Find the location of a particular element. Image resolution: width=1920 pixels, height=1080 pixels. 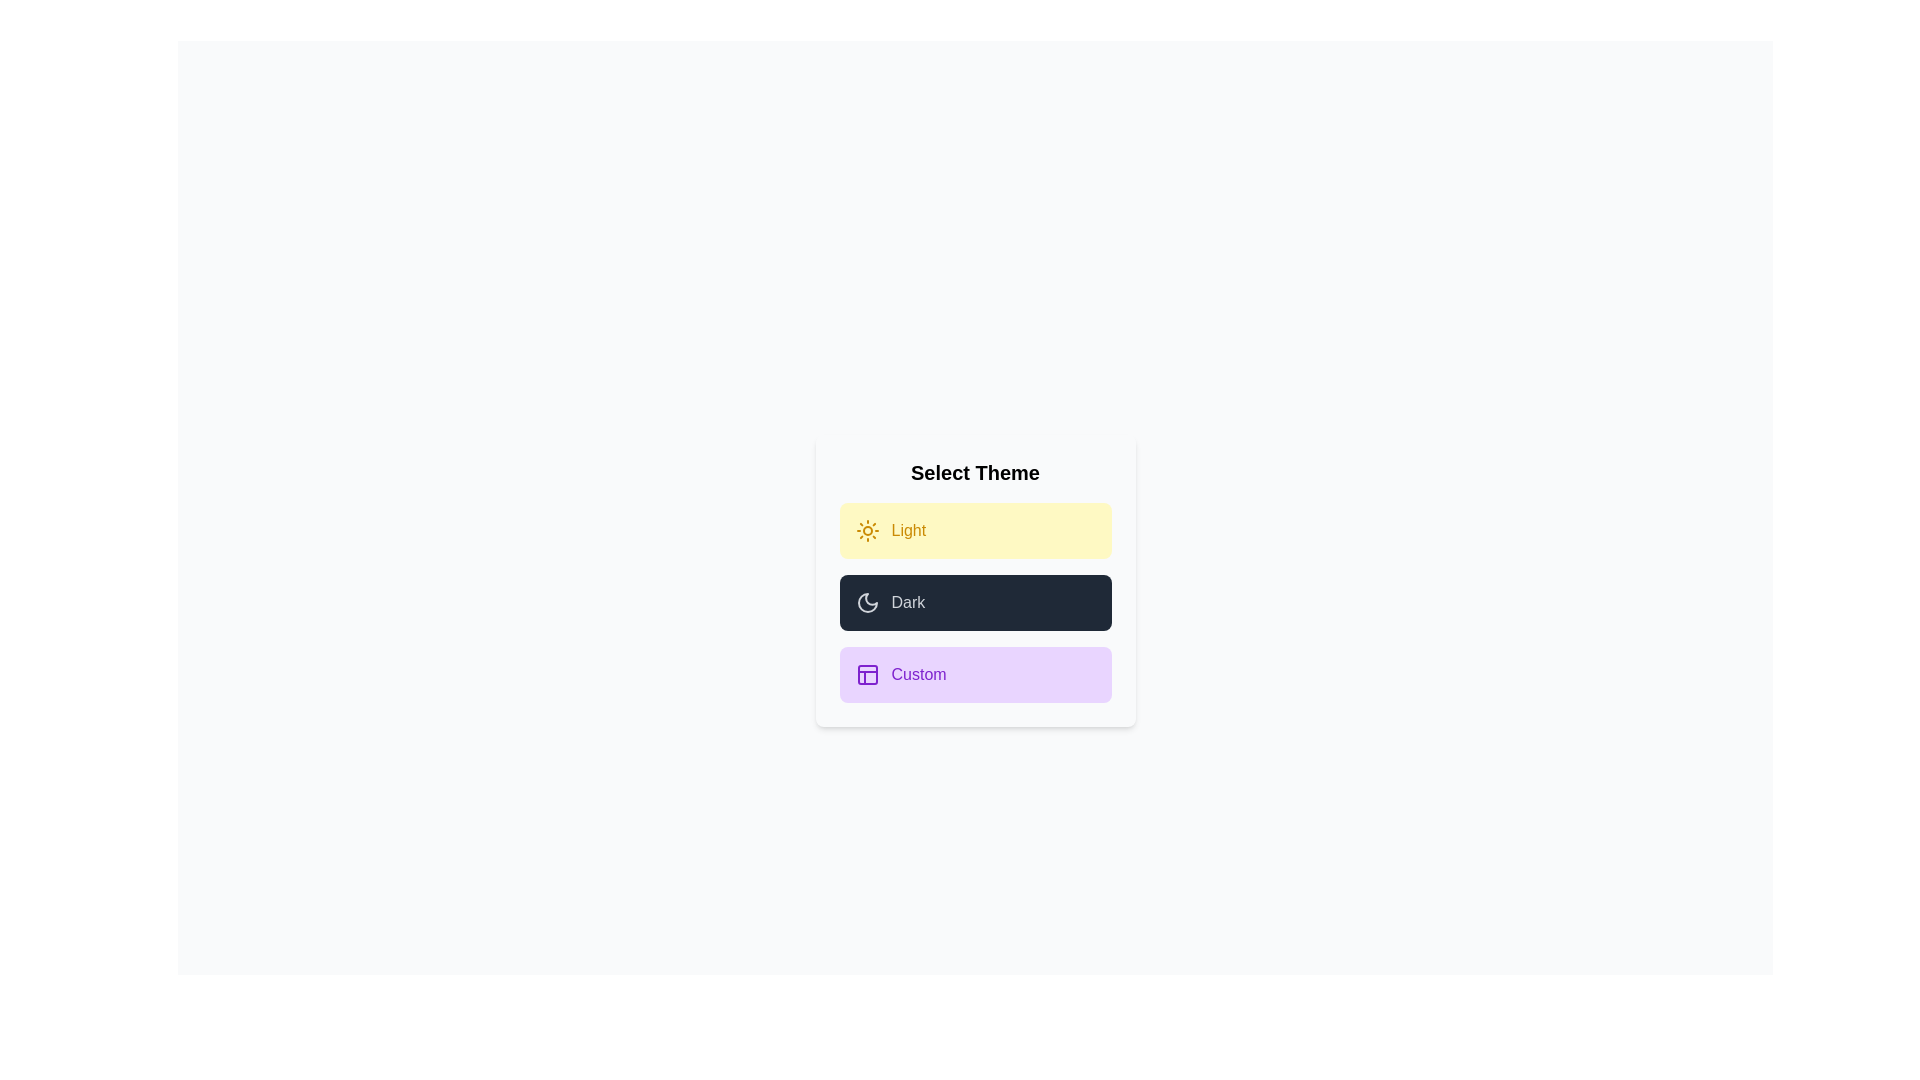

the 'Custom' icon that visually represents the 'Custom' option for selecting a theme or layout, located within the rectangular button labeled 'Custom.' is located at coordinates (867, 675).